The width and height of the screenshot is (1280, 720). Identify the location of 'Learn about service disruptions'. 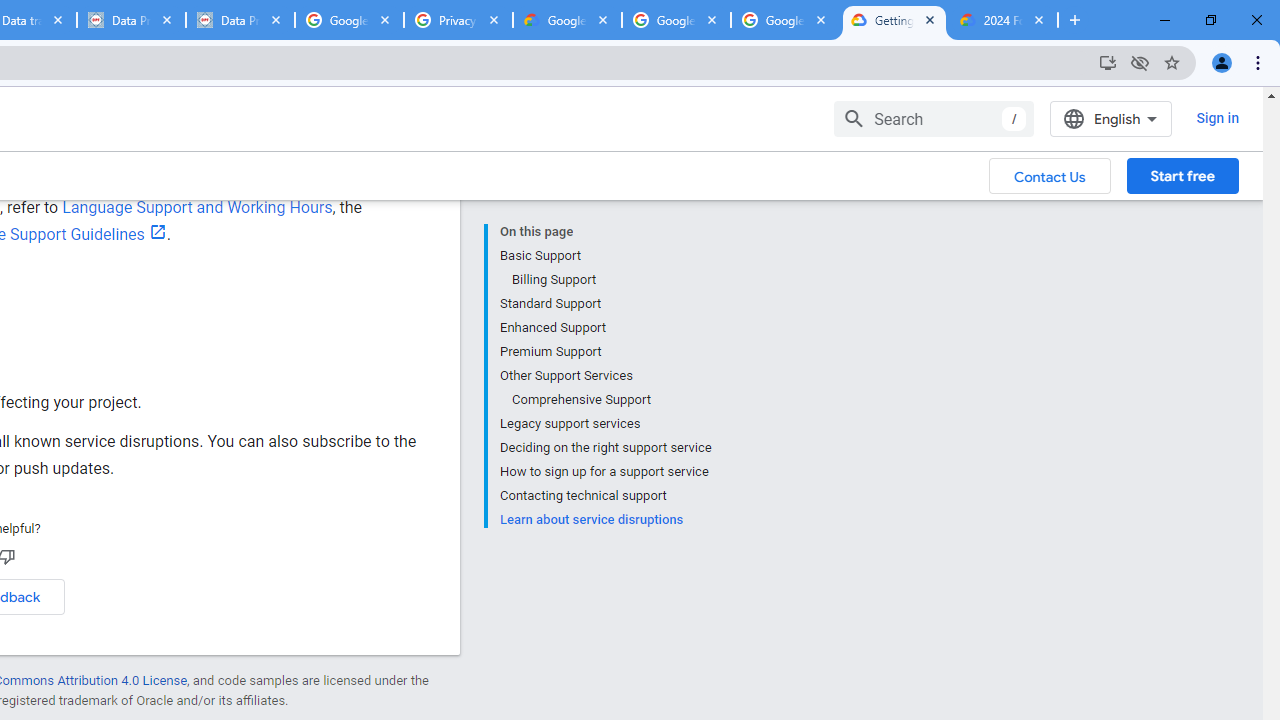
(604, 517).